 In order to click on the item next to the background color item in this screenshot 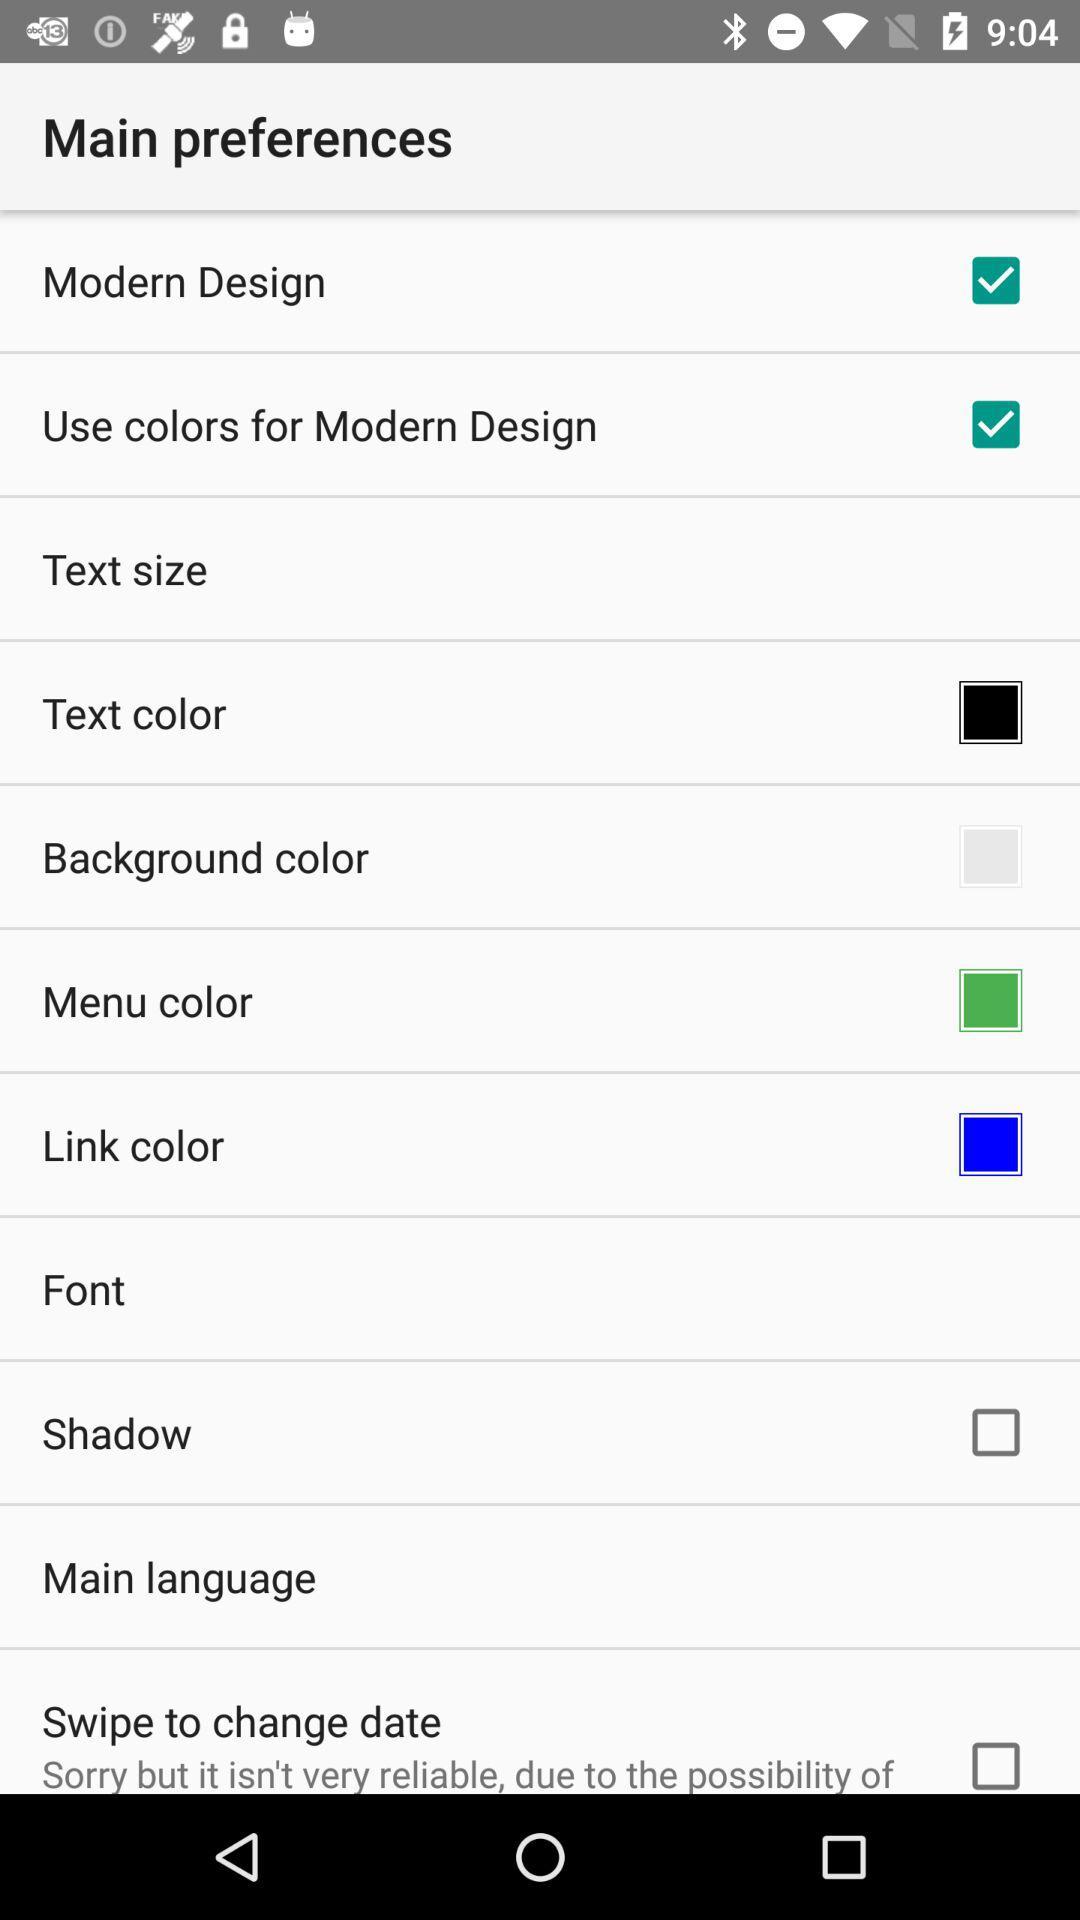, I will do `click(990, 856)`.